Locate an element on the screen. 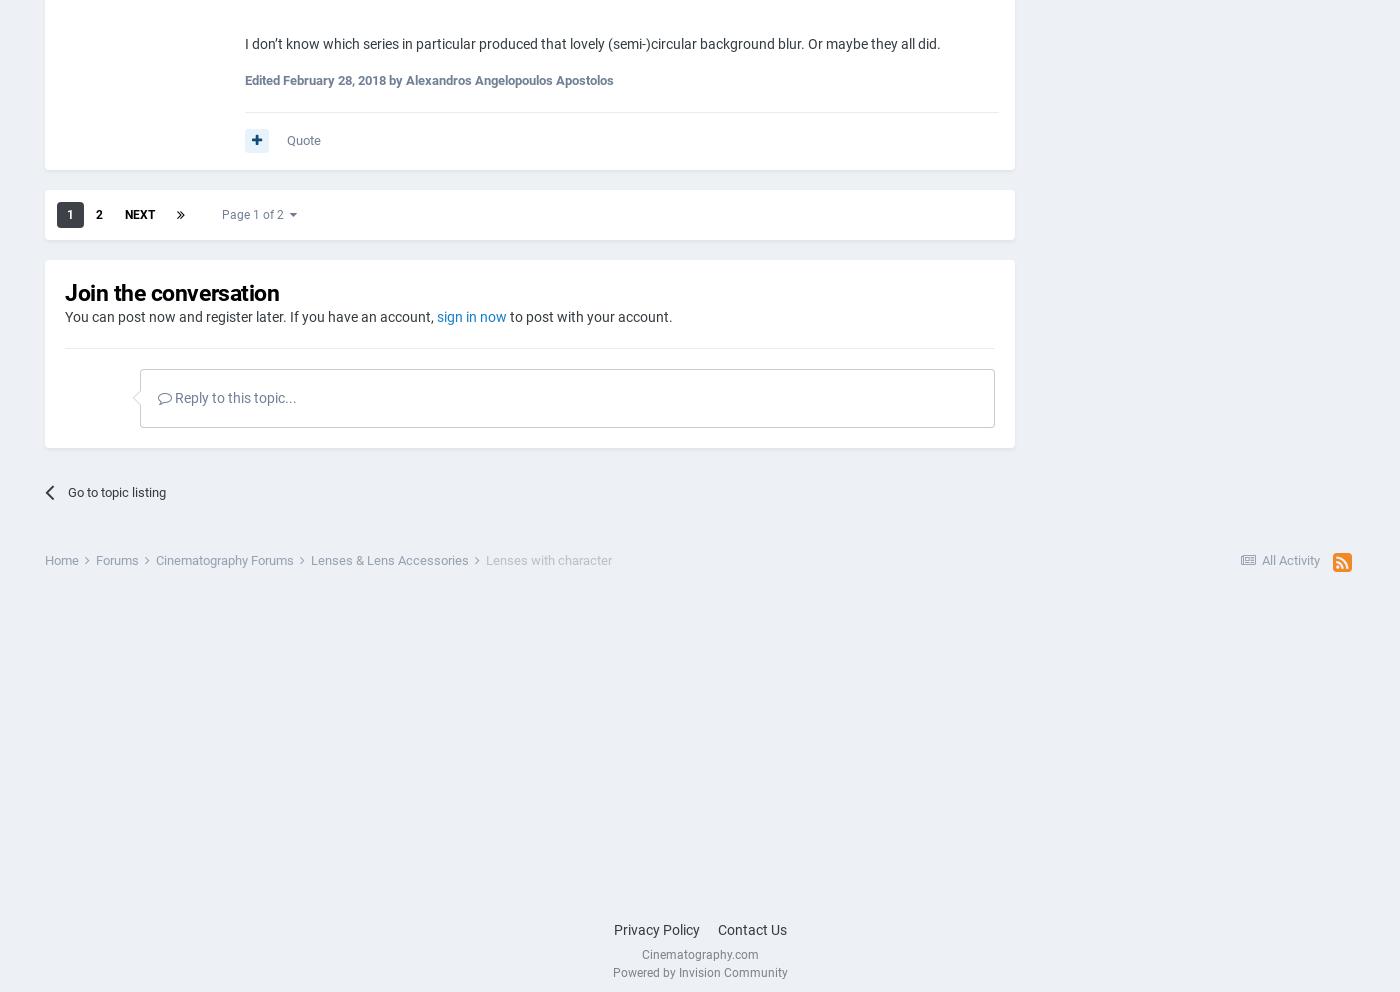 Image resolution: width=1400 pixels, height=992 pixels. 'Lenses & Lens Accessories' is located at coordinates (391, 559).